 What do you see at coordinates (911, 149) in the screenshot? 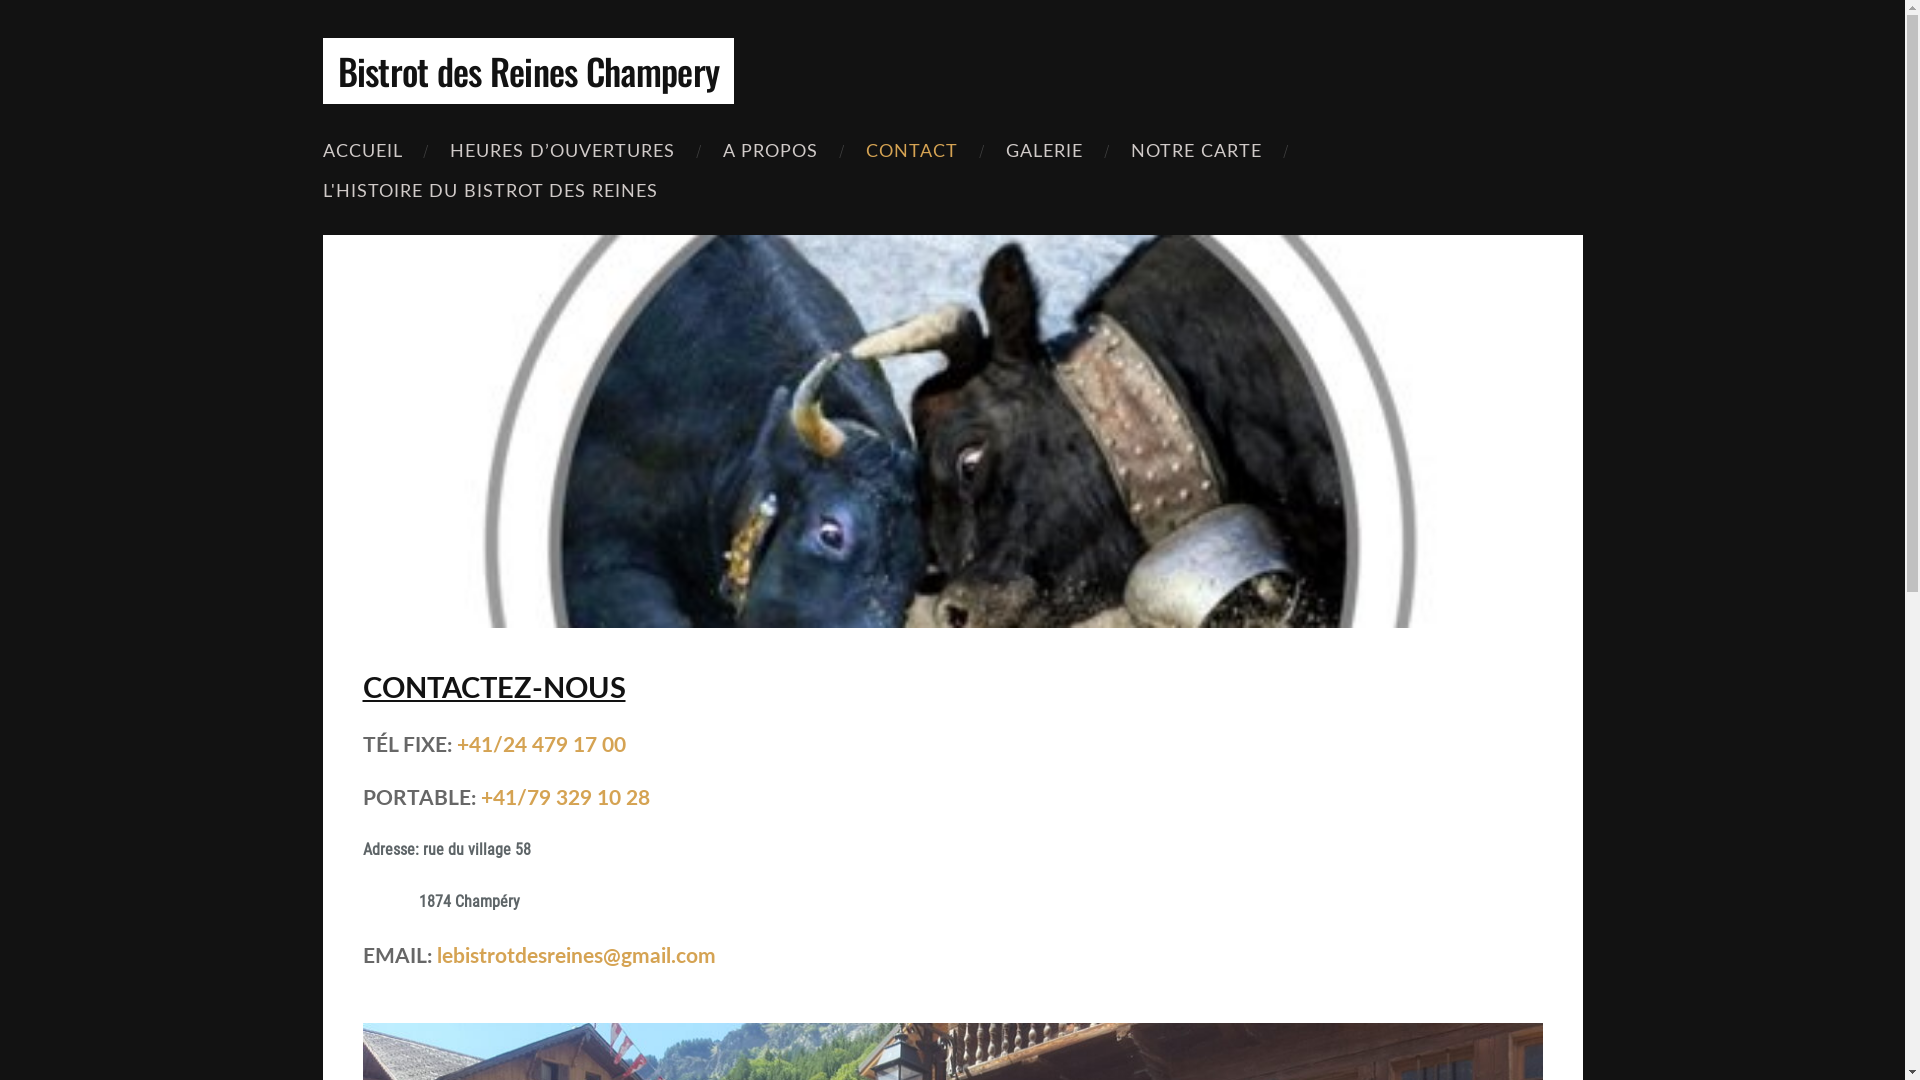
I see `'CONTACT'` at bounding box center [911, 149].